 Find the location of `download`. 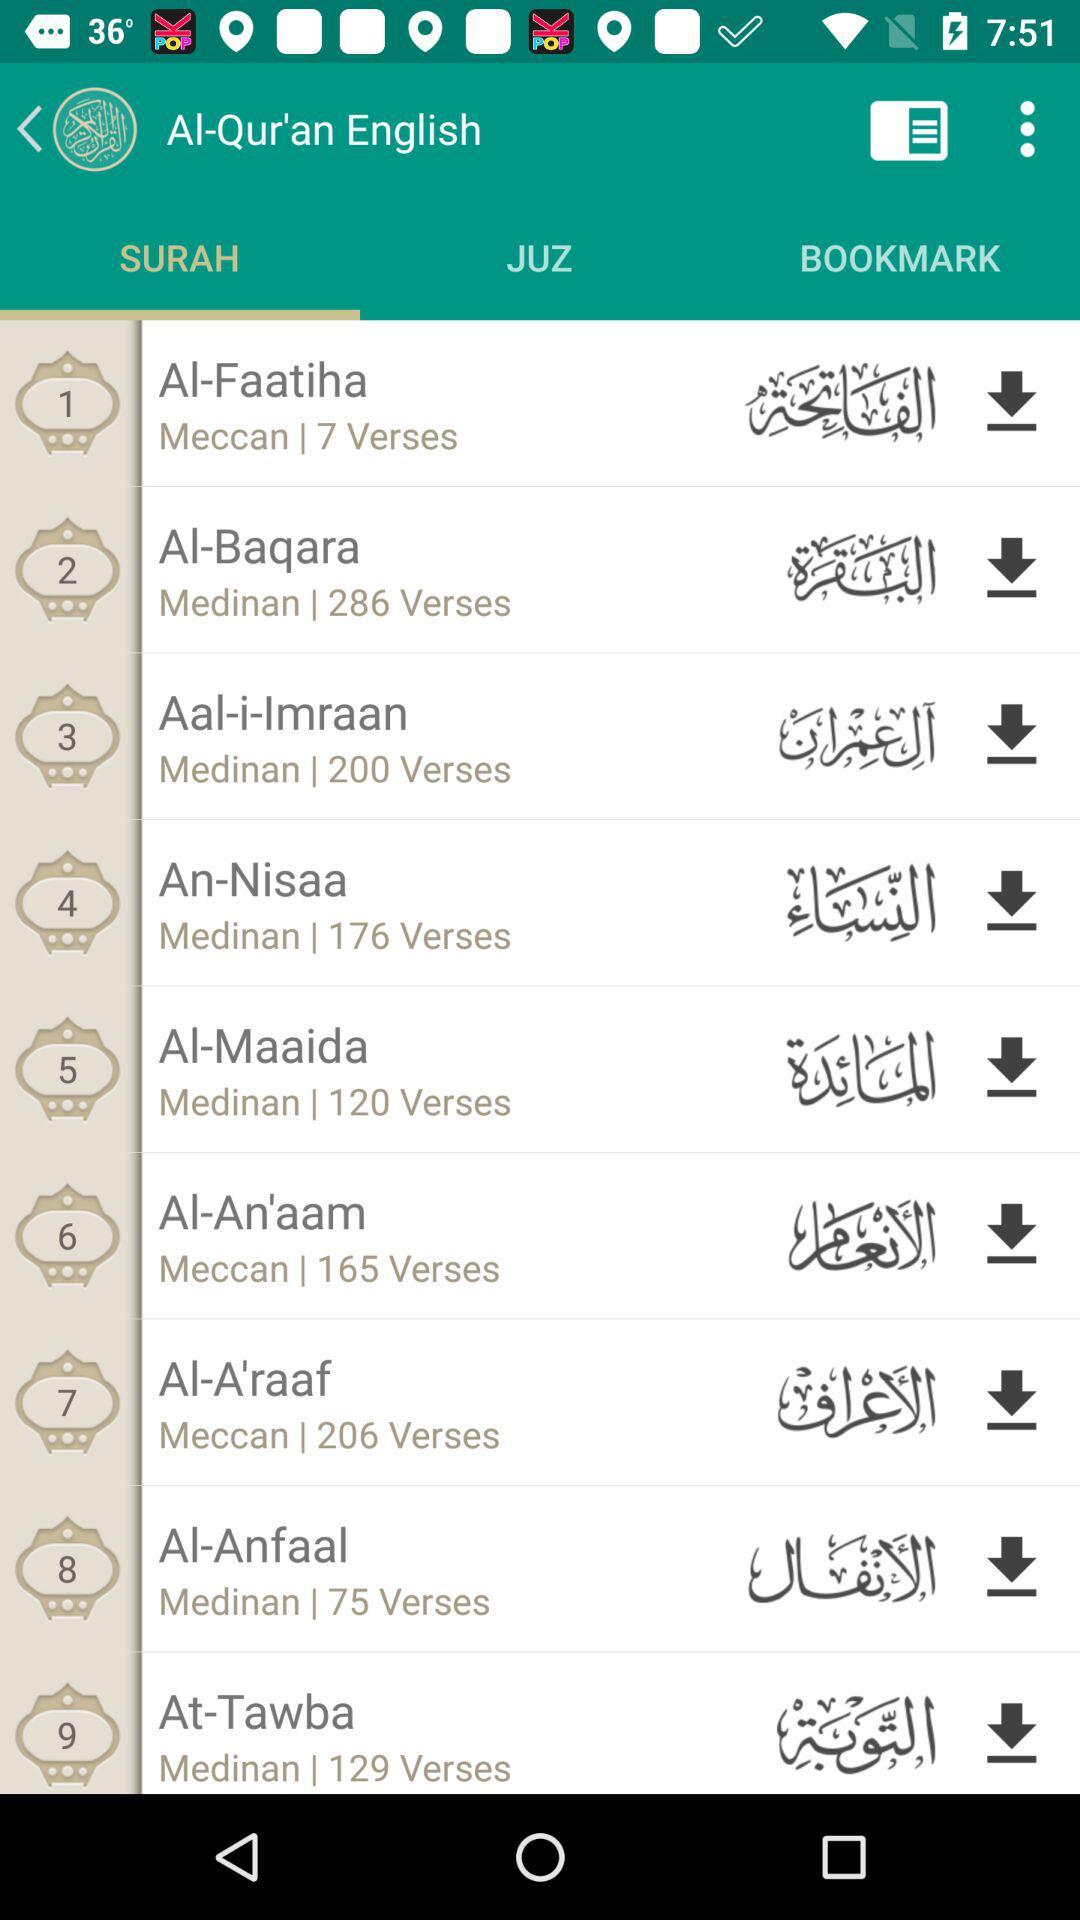

download is located at coordinates (1011, 401).